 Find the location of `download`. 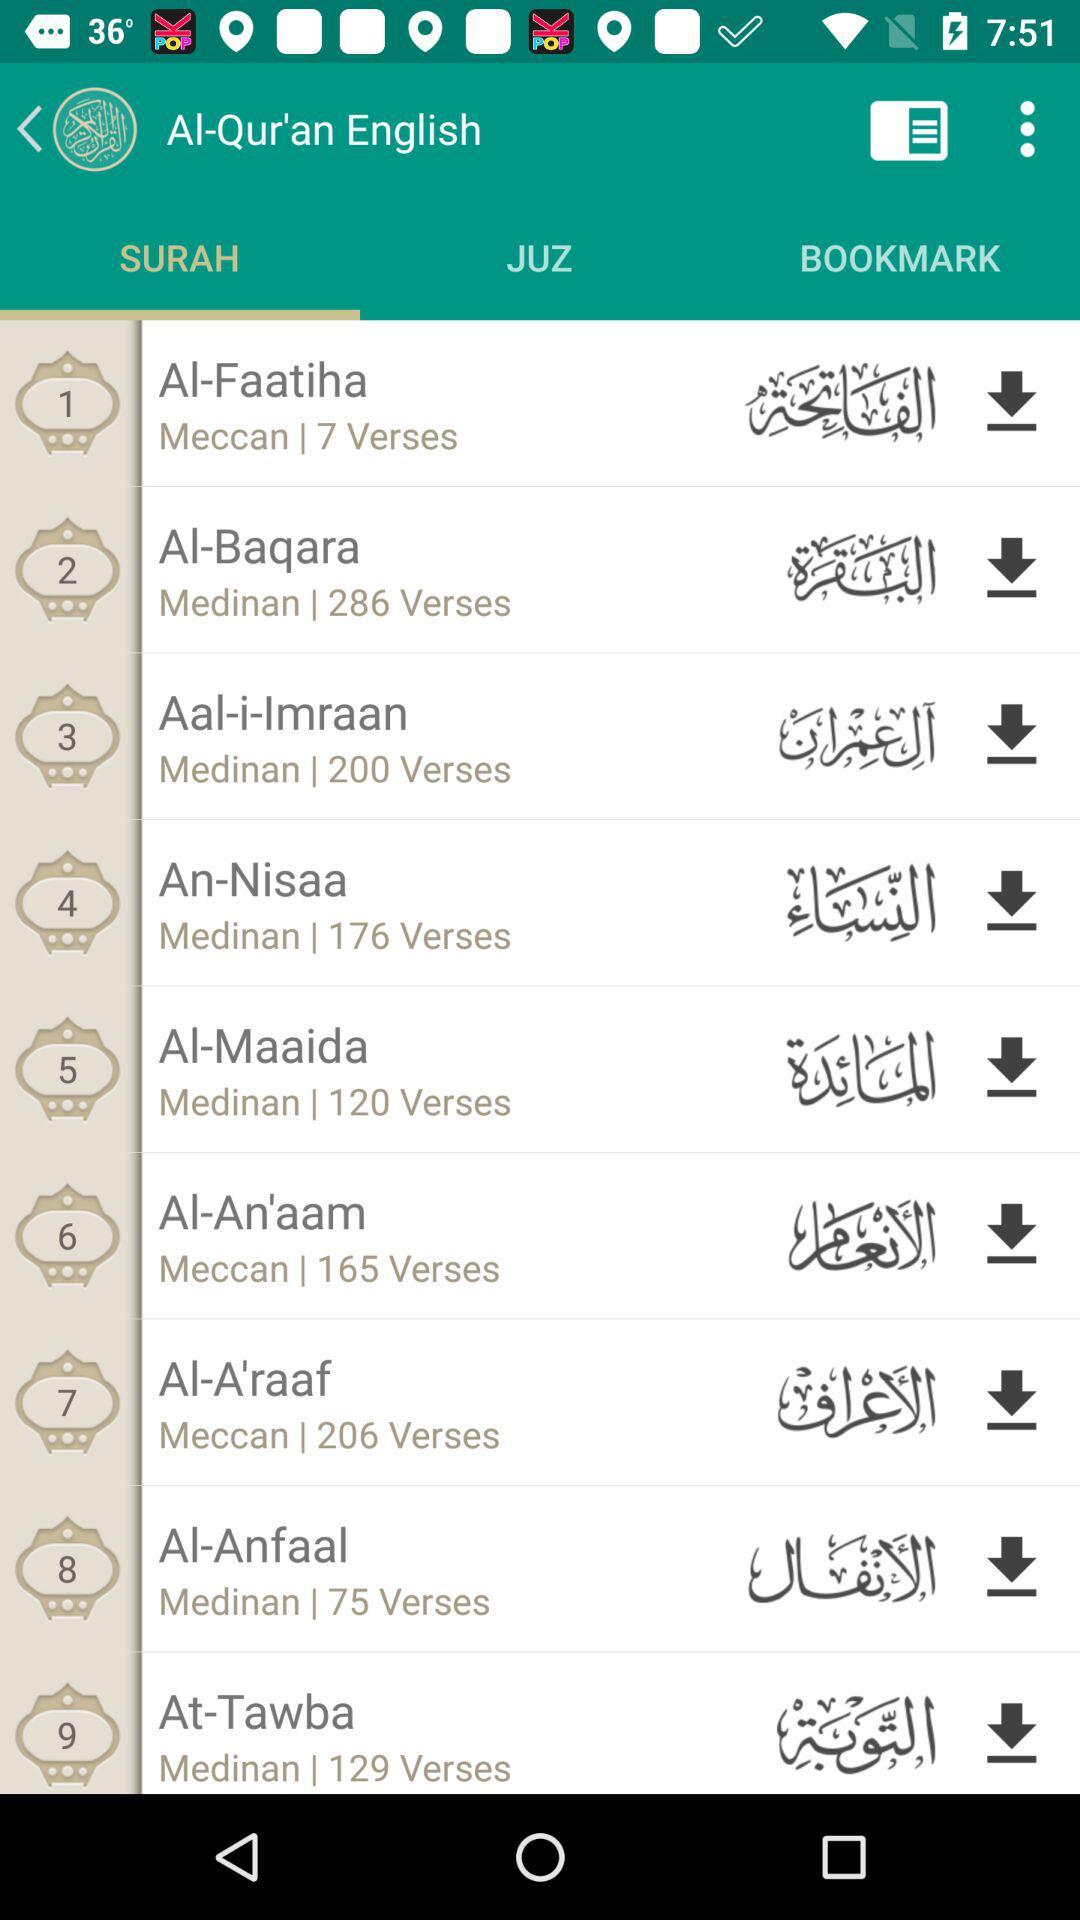

download is located at coordinates (1011, 401).